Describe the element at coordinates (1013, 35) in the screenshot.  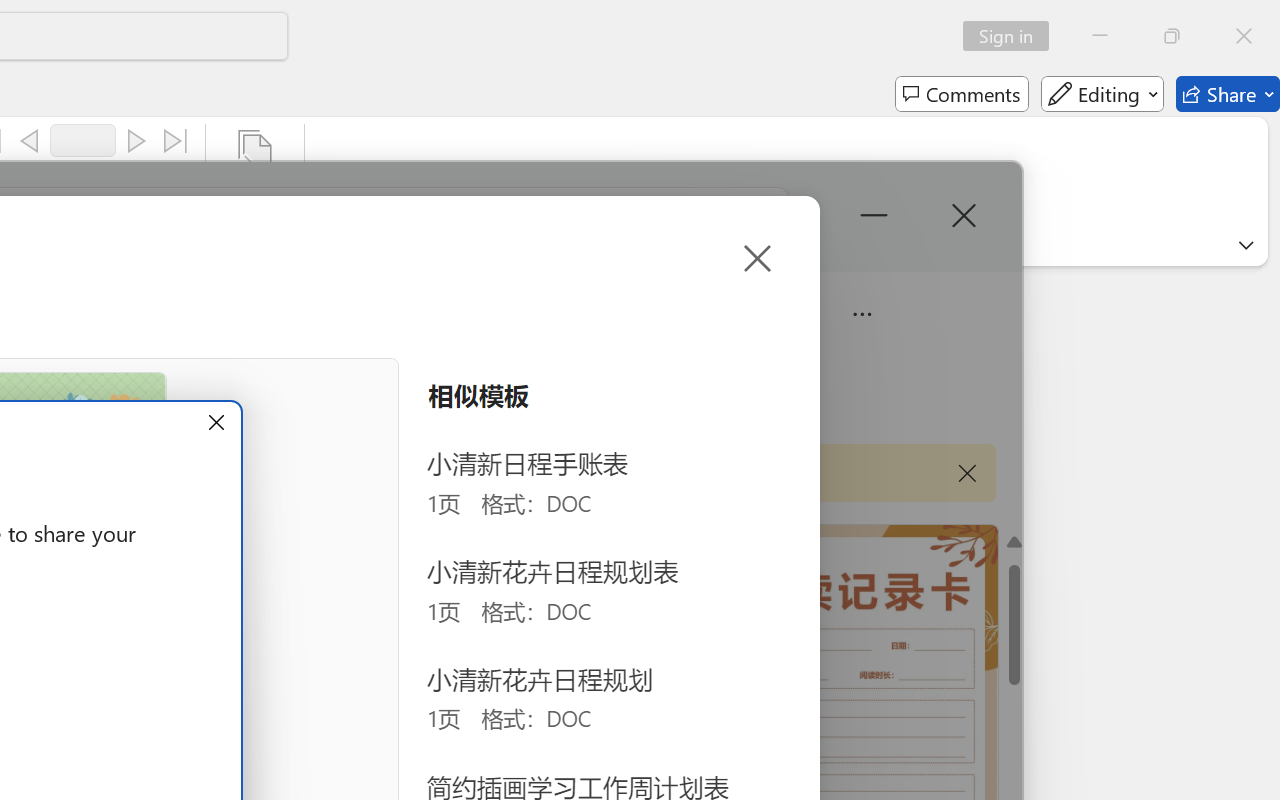
I see `'Sign in'` at that location.